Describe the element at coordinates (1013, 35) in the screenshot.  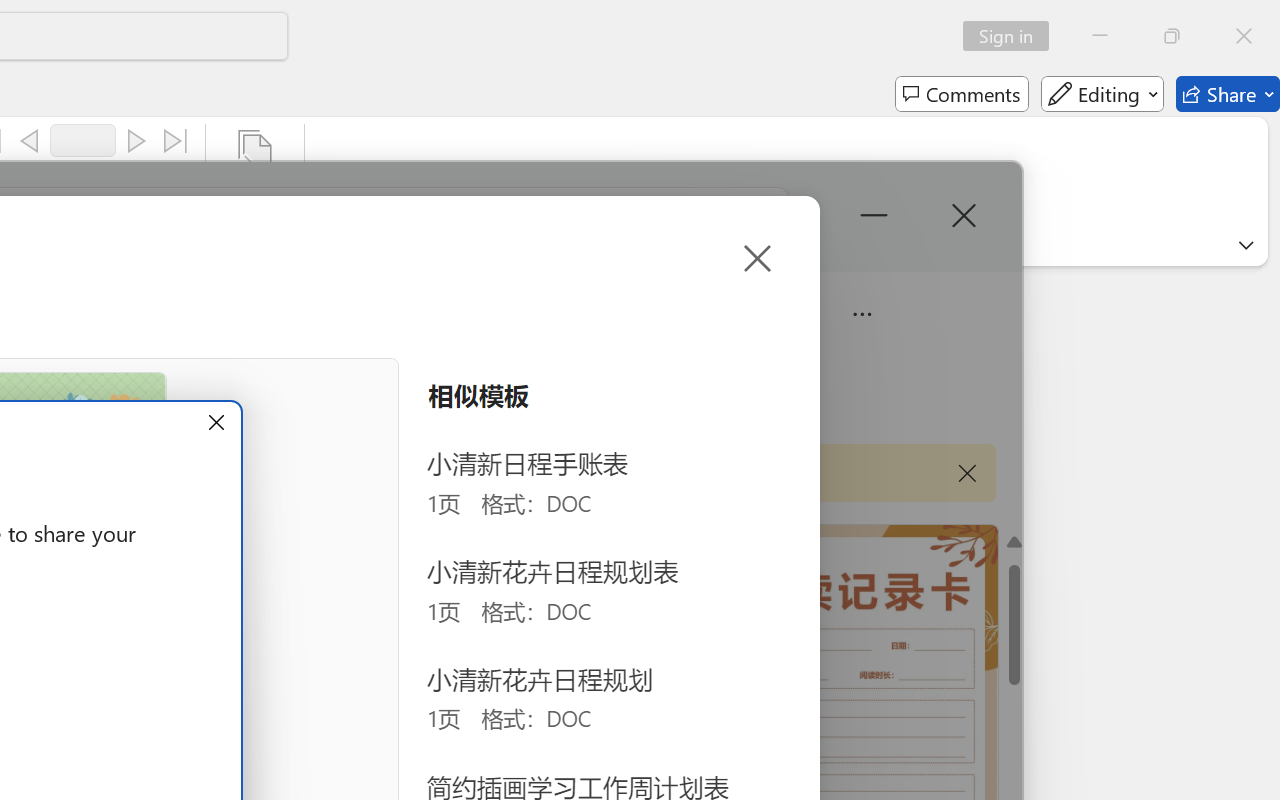
I see `'Sign in'` at that location.